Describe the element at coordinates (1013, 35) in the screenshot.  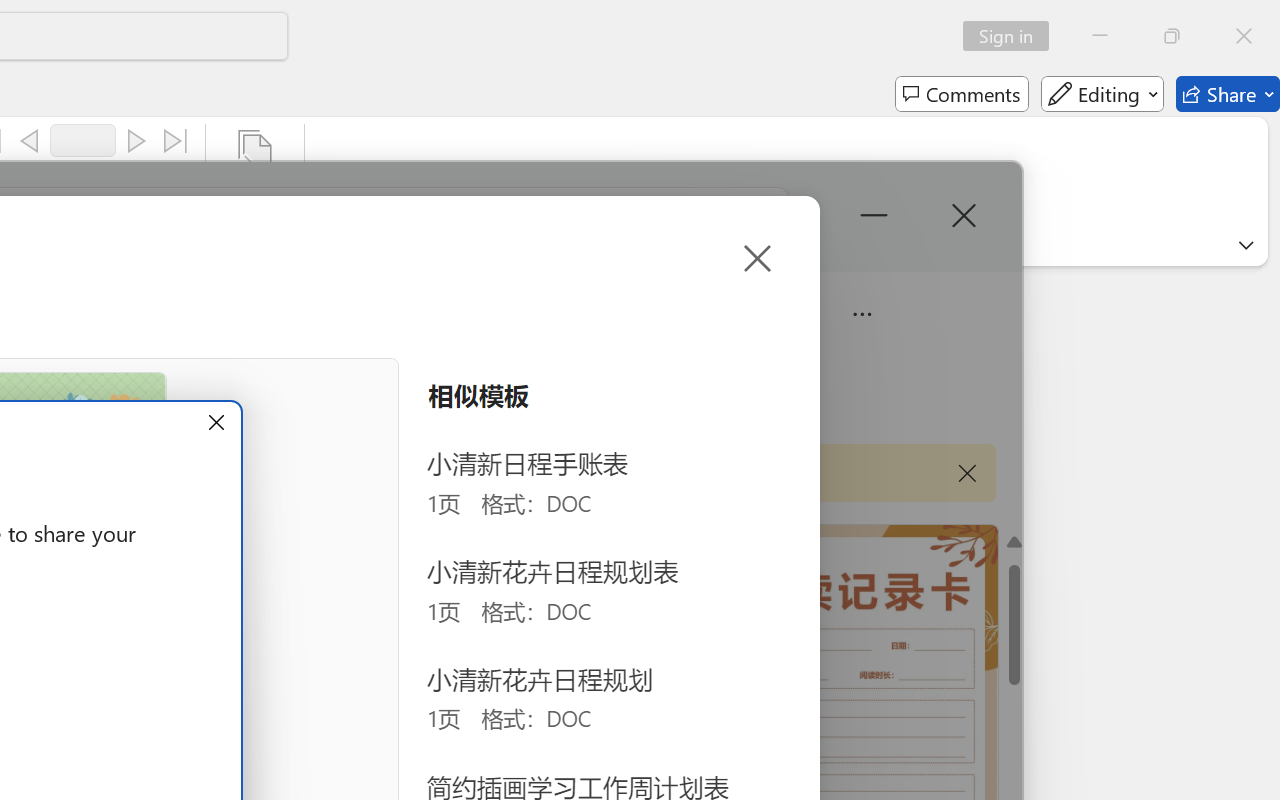
I see `'Sign in'` at that location.